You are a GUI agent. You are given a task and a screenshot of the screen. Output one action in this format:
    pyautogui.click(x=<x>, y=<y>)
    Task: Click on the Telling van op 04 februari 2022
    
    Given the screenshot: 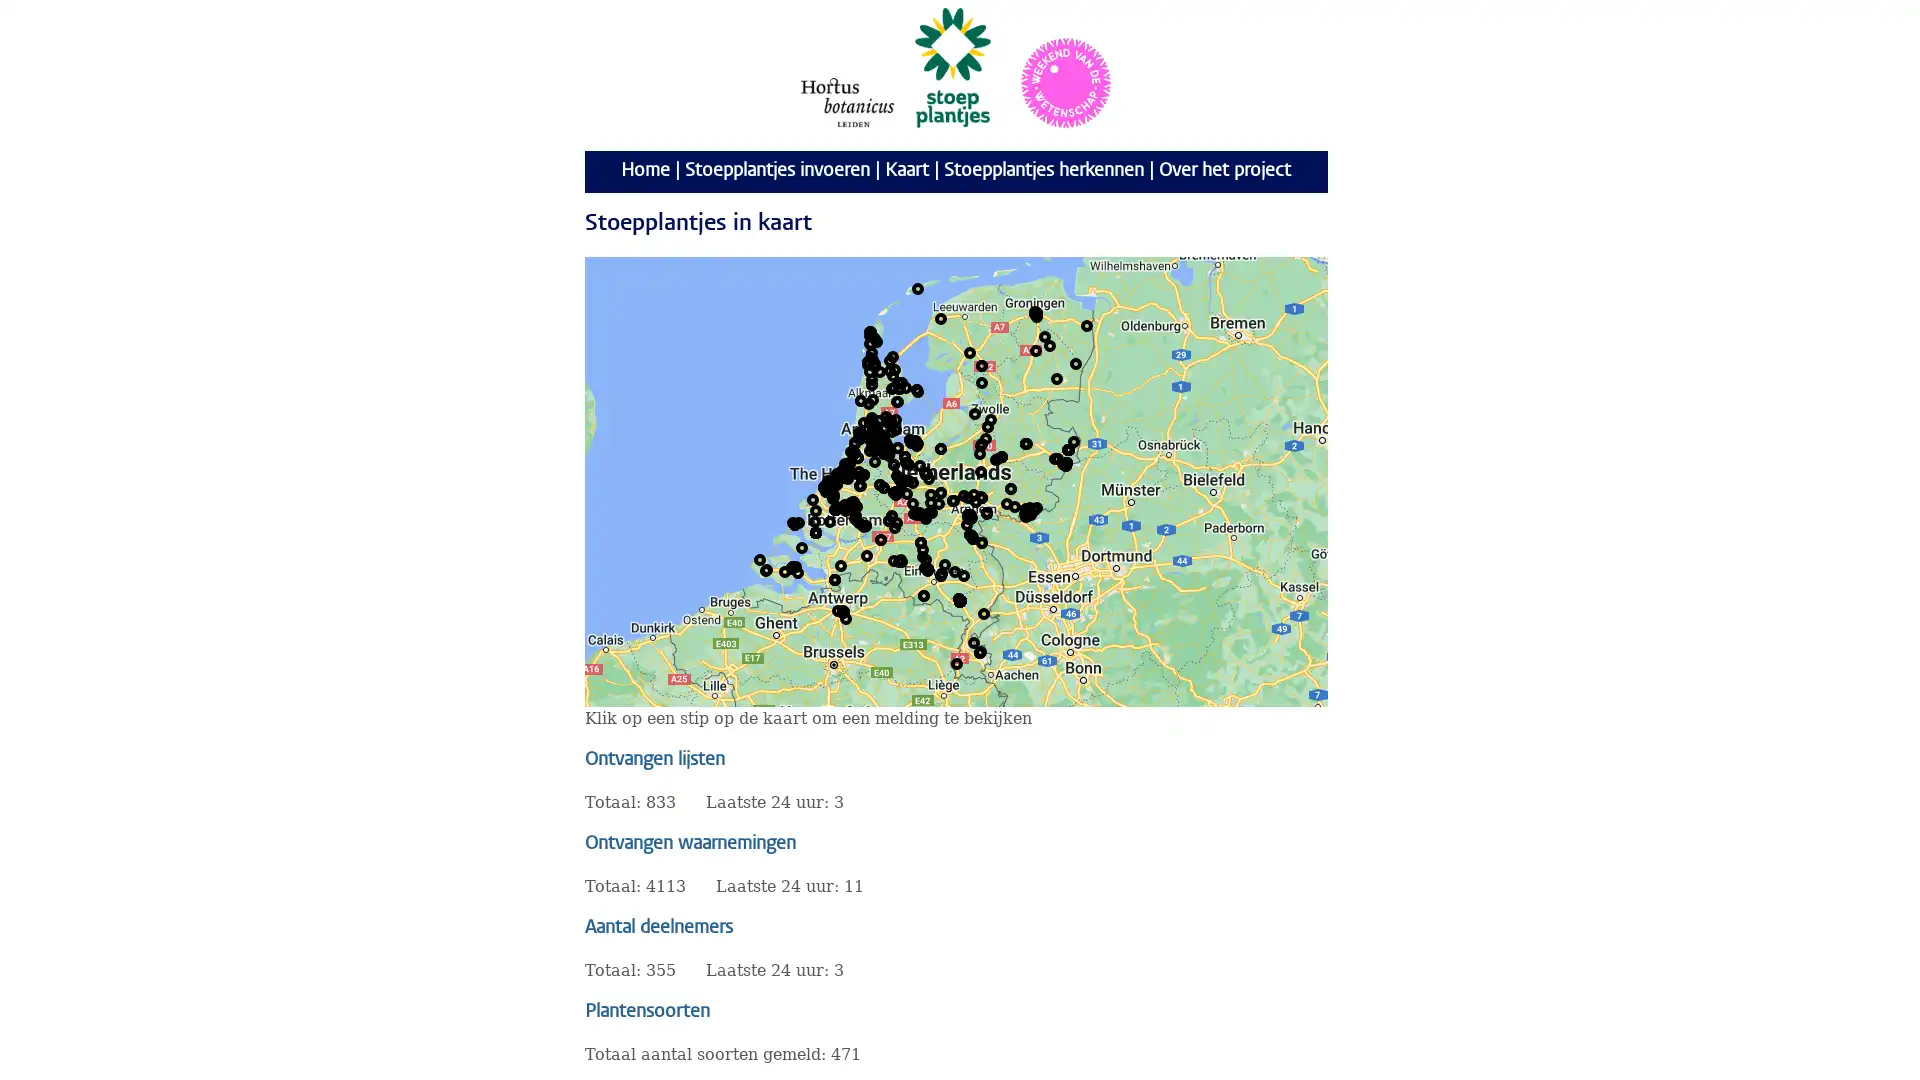 What is the action you would take?
    pyautogui.click(x=849, y=474)
    